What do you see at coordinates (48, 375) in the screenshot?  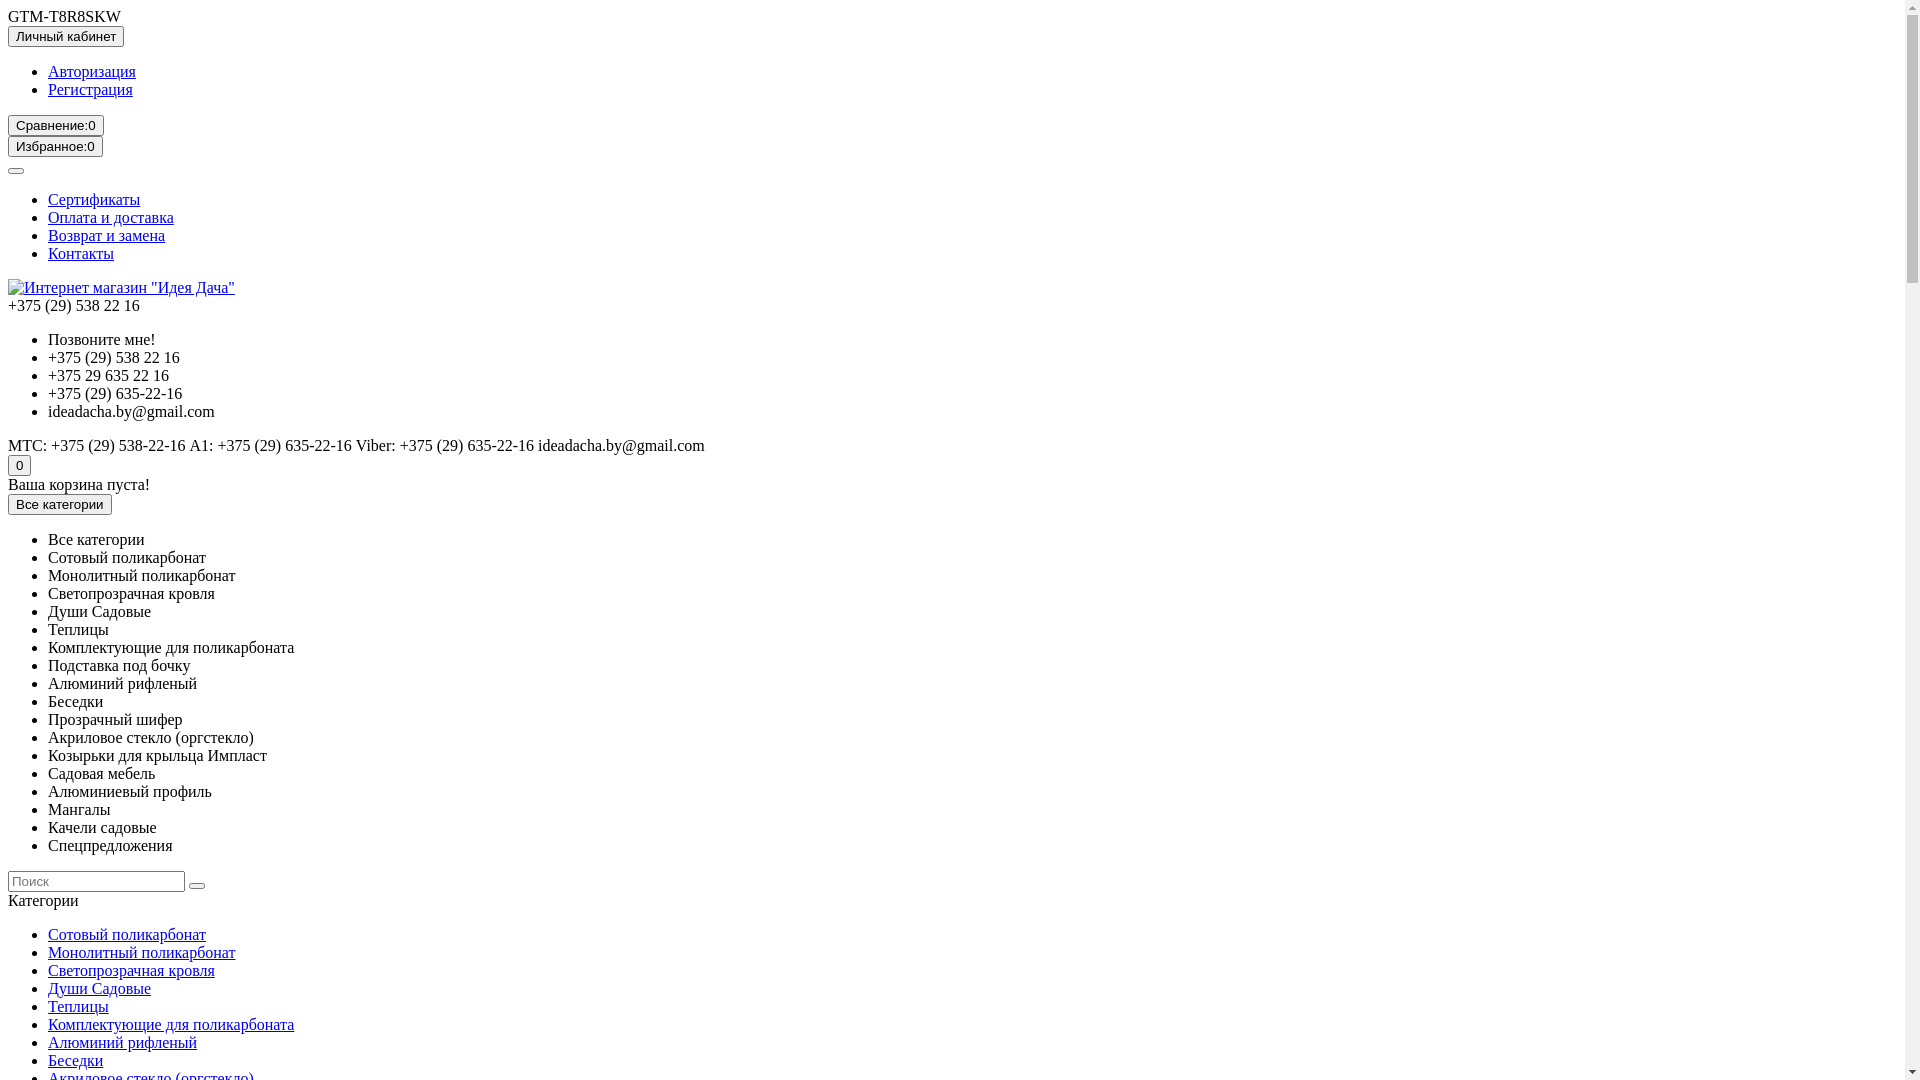 I see `'+375 29 635 22 16'` at bounding box center [48, 375].